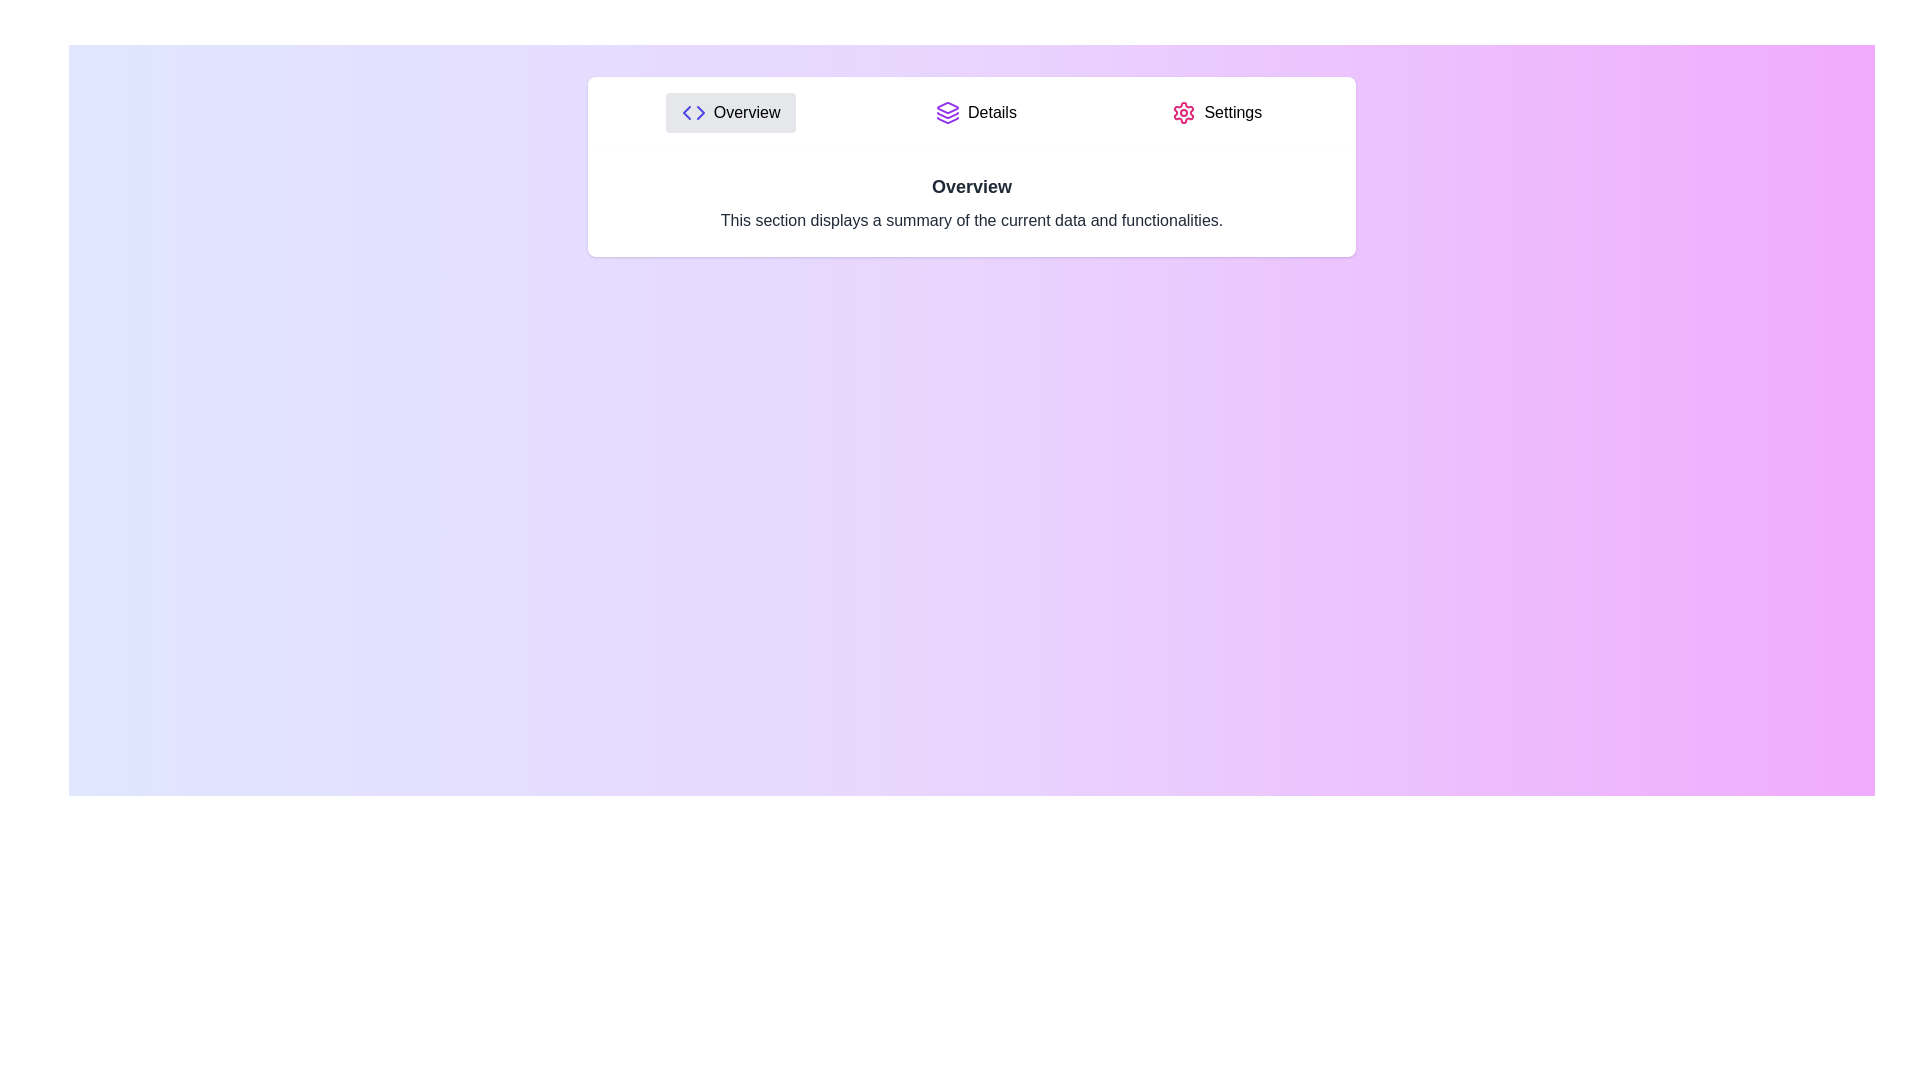  Describe the element at coordinates (971, 220) in the screenshot. I see `the text segment that displays the summary of the current data and functionalities, located directly beneath the 'Overview' heading` at that location.